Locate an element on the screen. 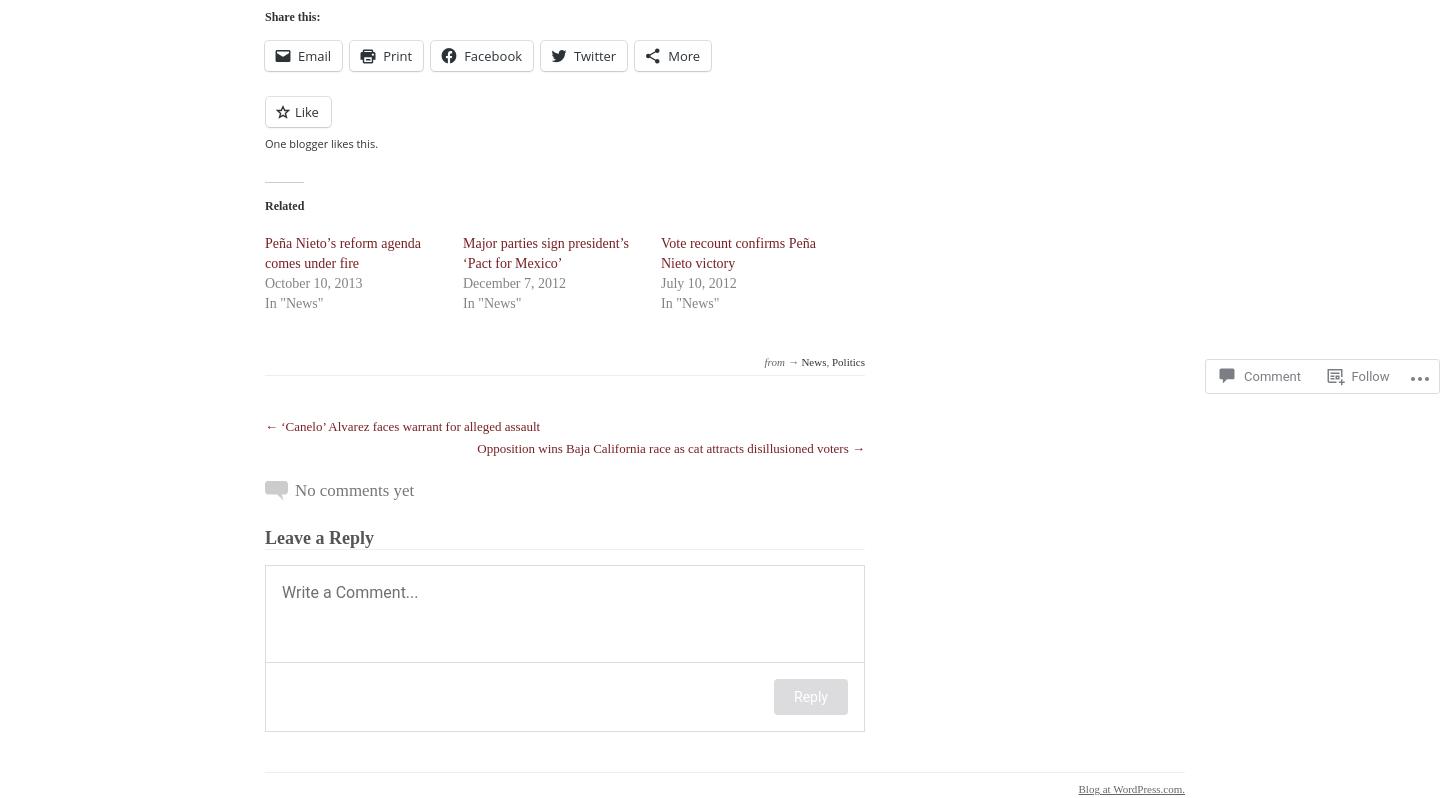 This screenshot has width=1450, height=798. 'Print' is located at coordinates (396, 56).